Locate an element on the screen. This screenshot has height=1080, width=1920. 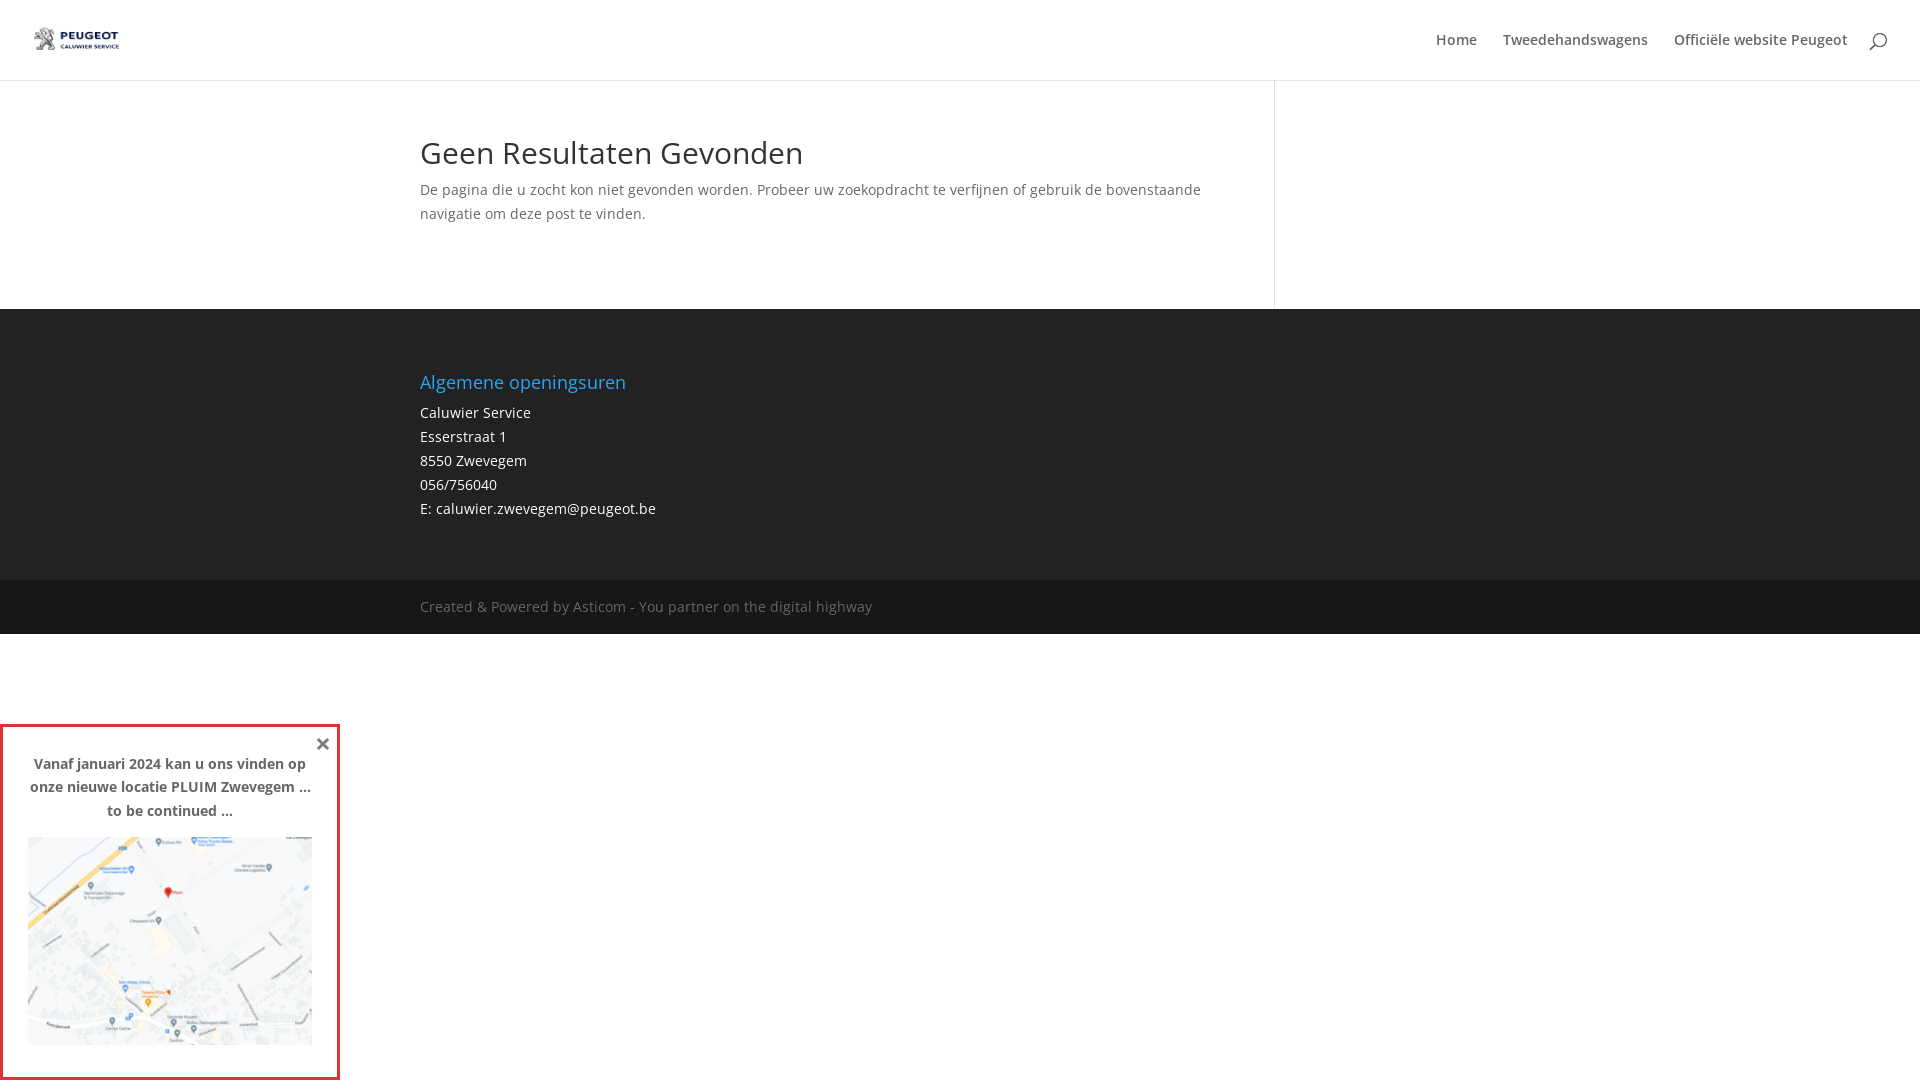
'Tweedehandswagens' is located at coordinates (1574, 55).